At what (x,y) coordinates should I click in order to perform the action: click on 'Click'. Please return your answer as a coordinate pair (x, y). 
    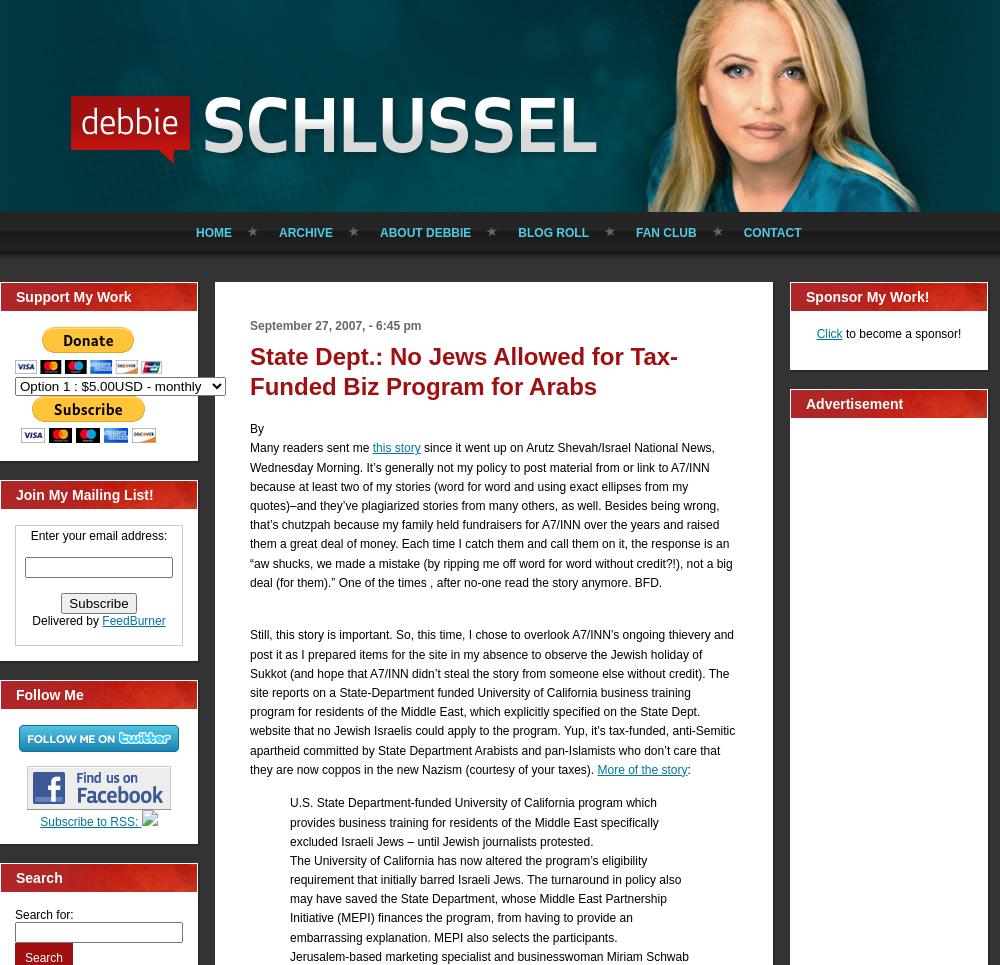
    Looking at the image, I should click on (828, 332).